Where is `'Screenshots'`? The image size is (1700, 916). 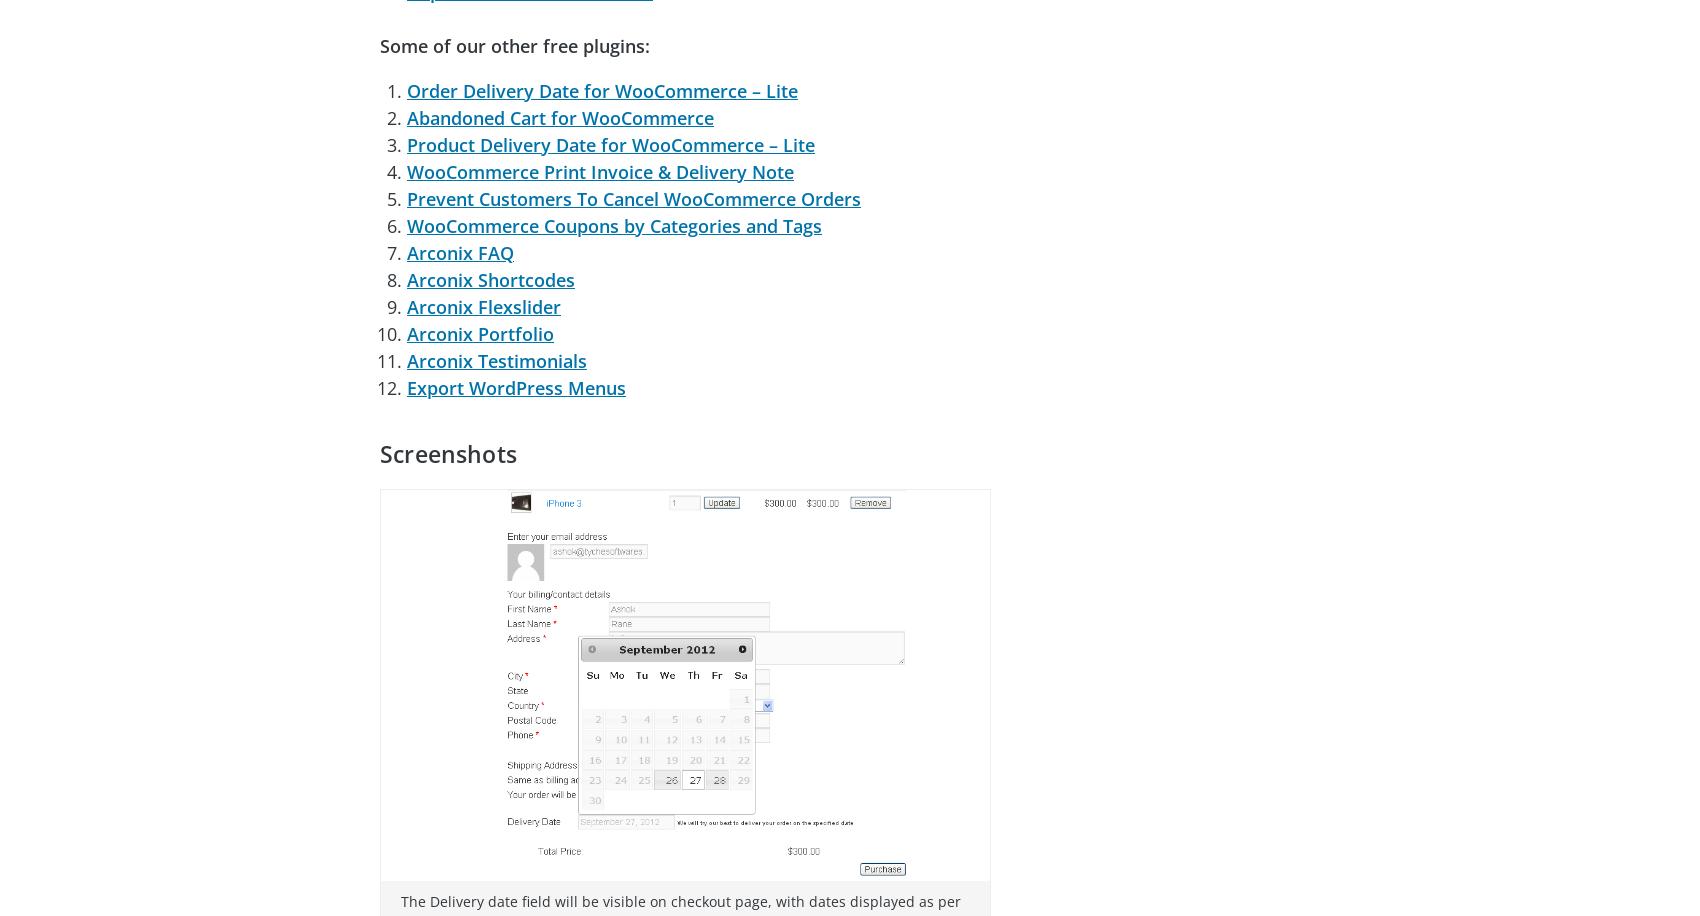
'Screenshots' is located at coordinates (447, 452).